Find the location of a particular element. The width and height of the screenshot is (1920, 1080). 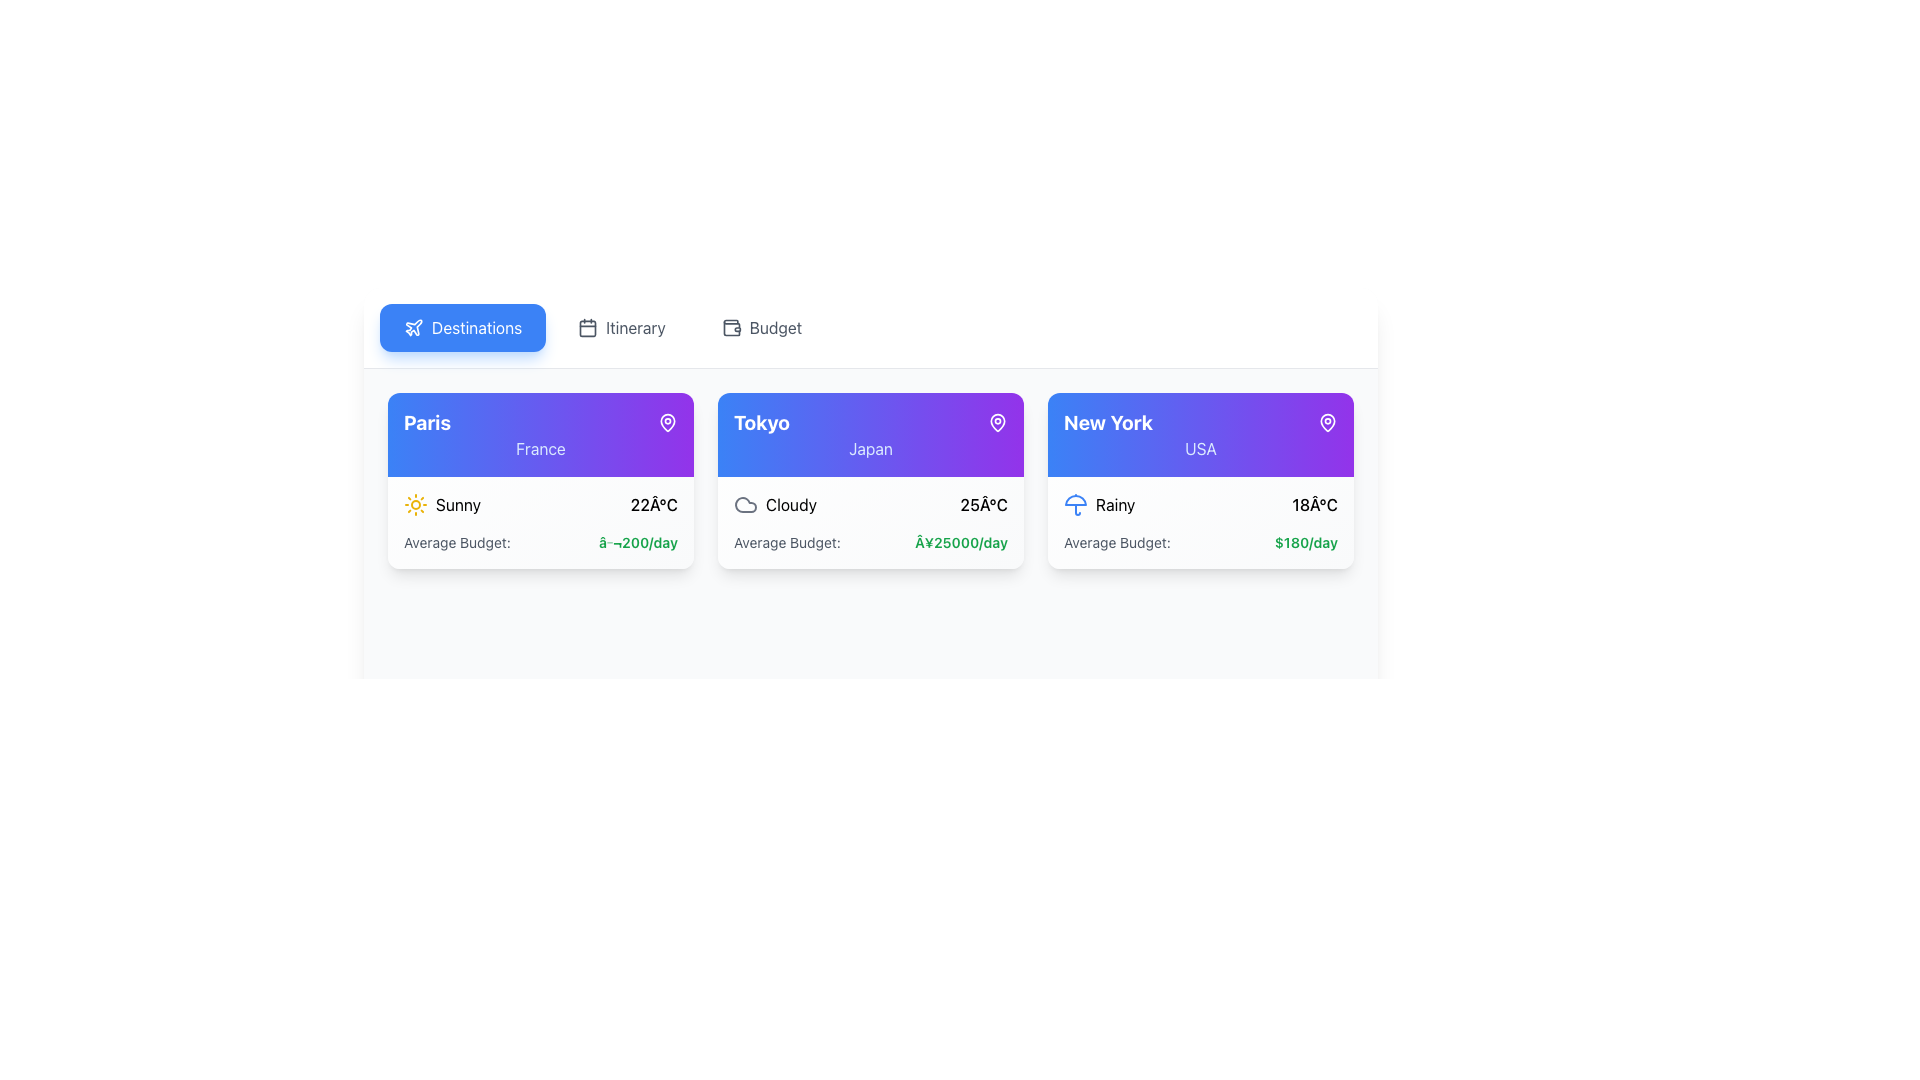

details from the Travel information card, which is the first card in a grid layout located in the top-left corner is located at coordinates (541, 481).